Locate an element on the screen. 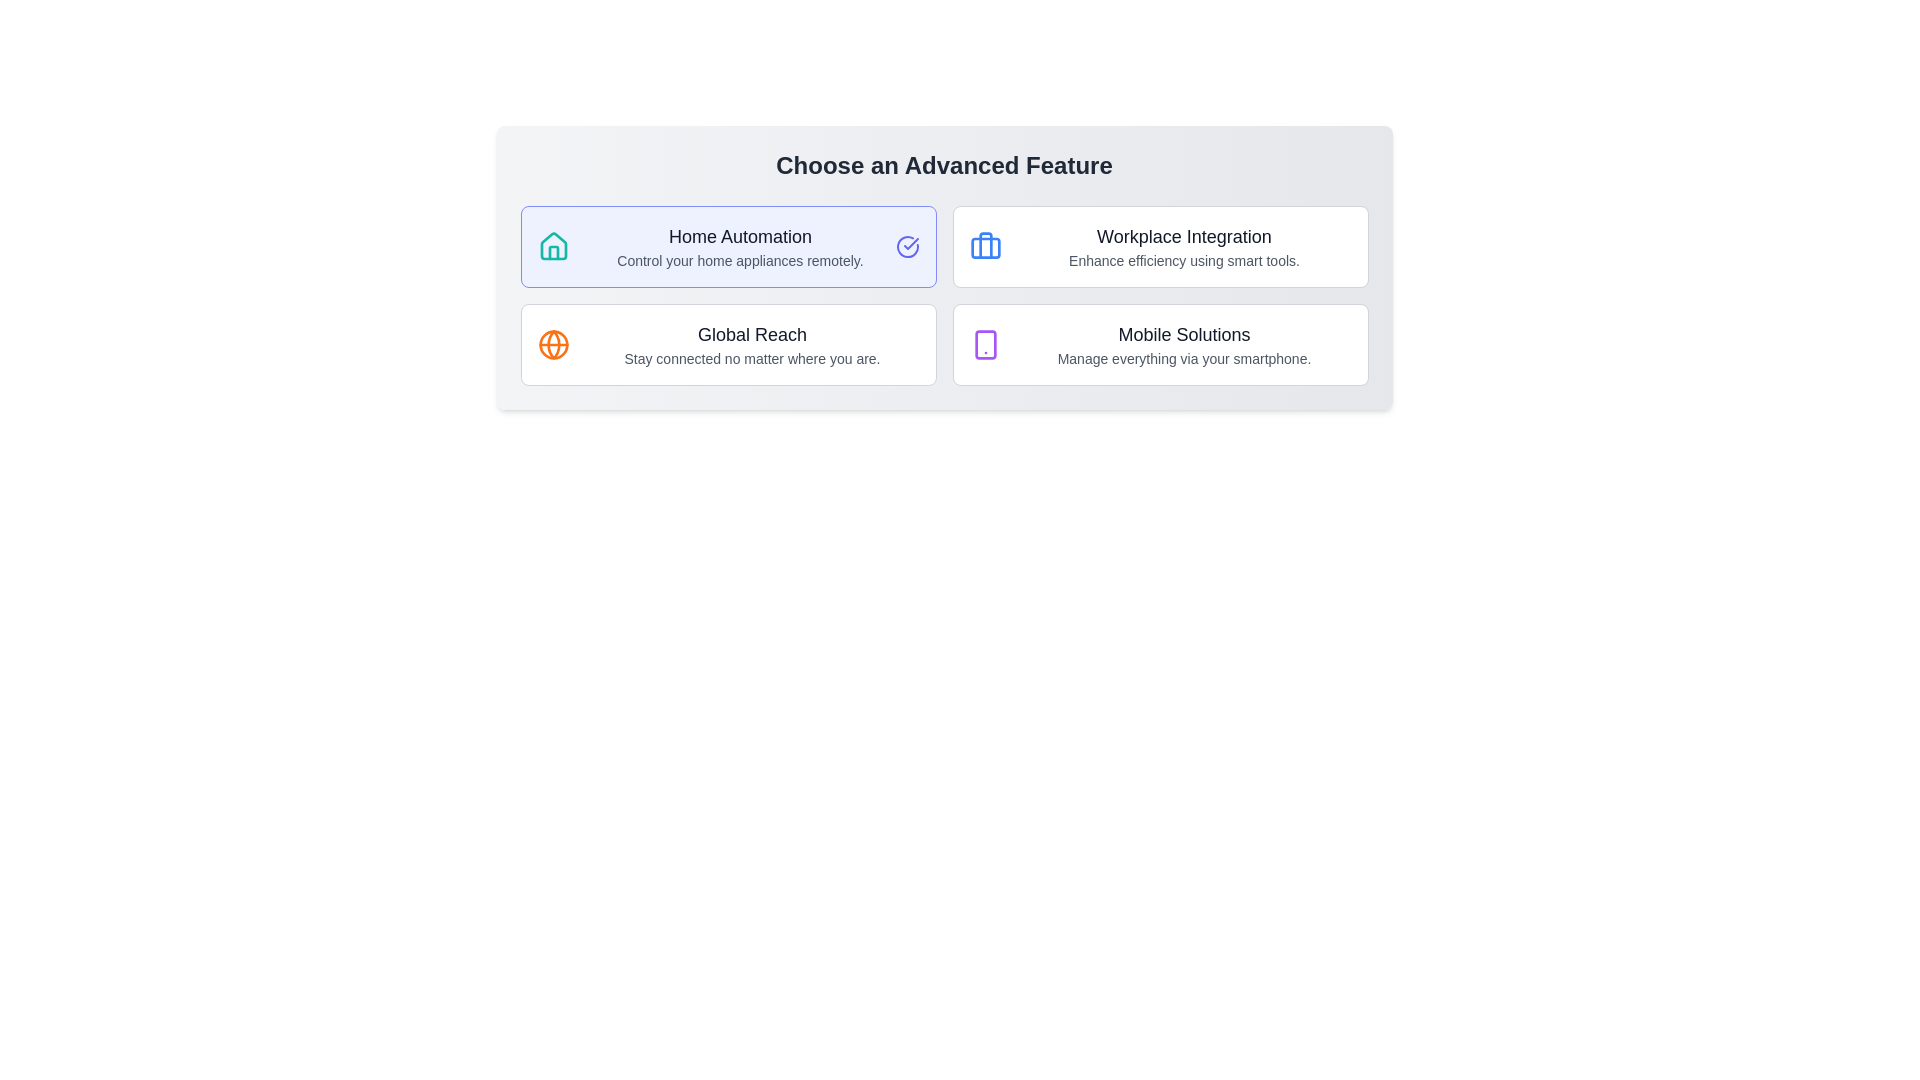 The image size is (1920, 1080). the circular indigo icon with a checkmark inside it located on the far right side of the 'Home Automation' feature section is located at coordinates (906, 245).